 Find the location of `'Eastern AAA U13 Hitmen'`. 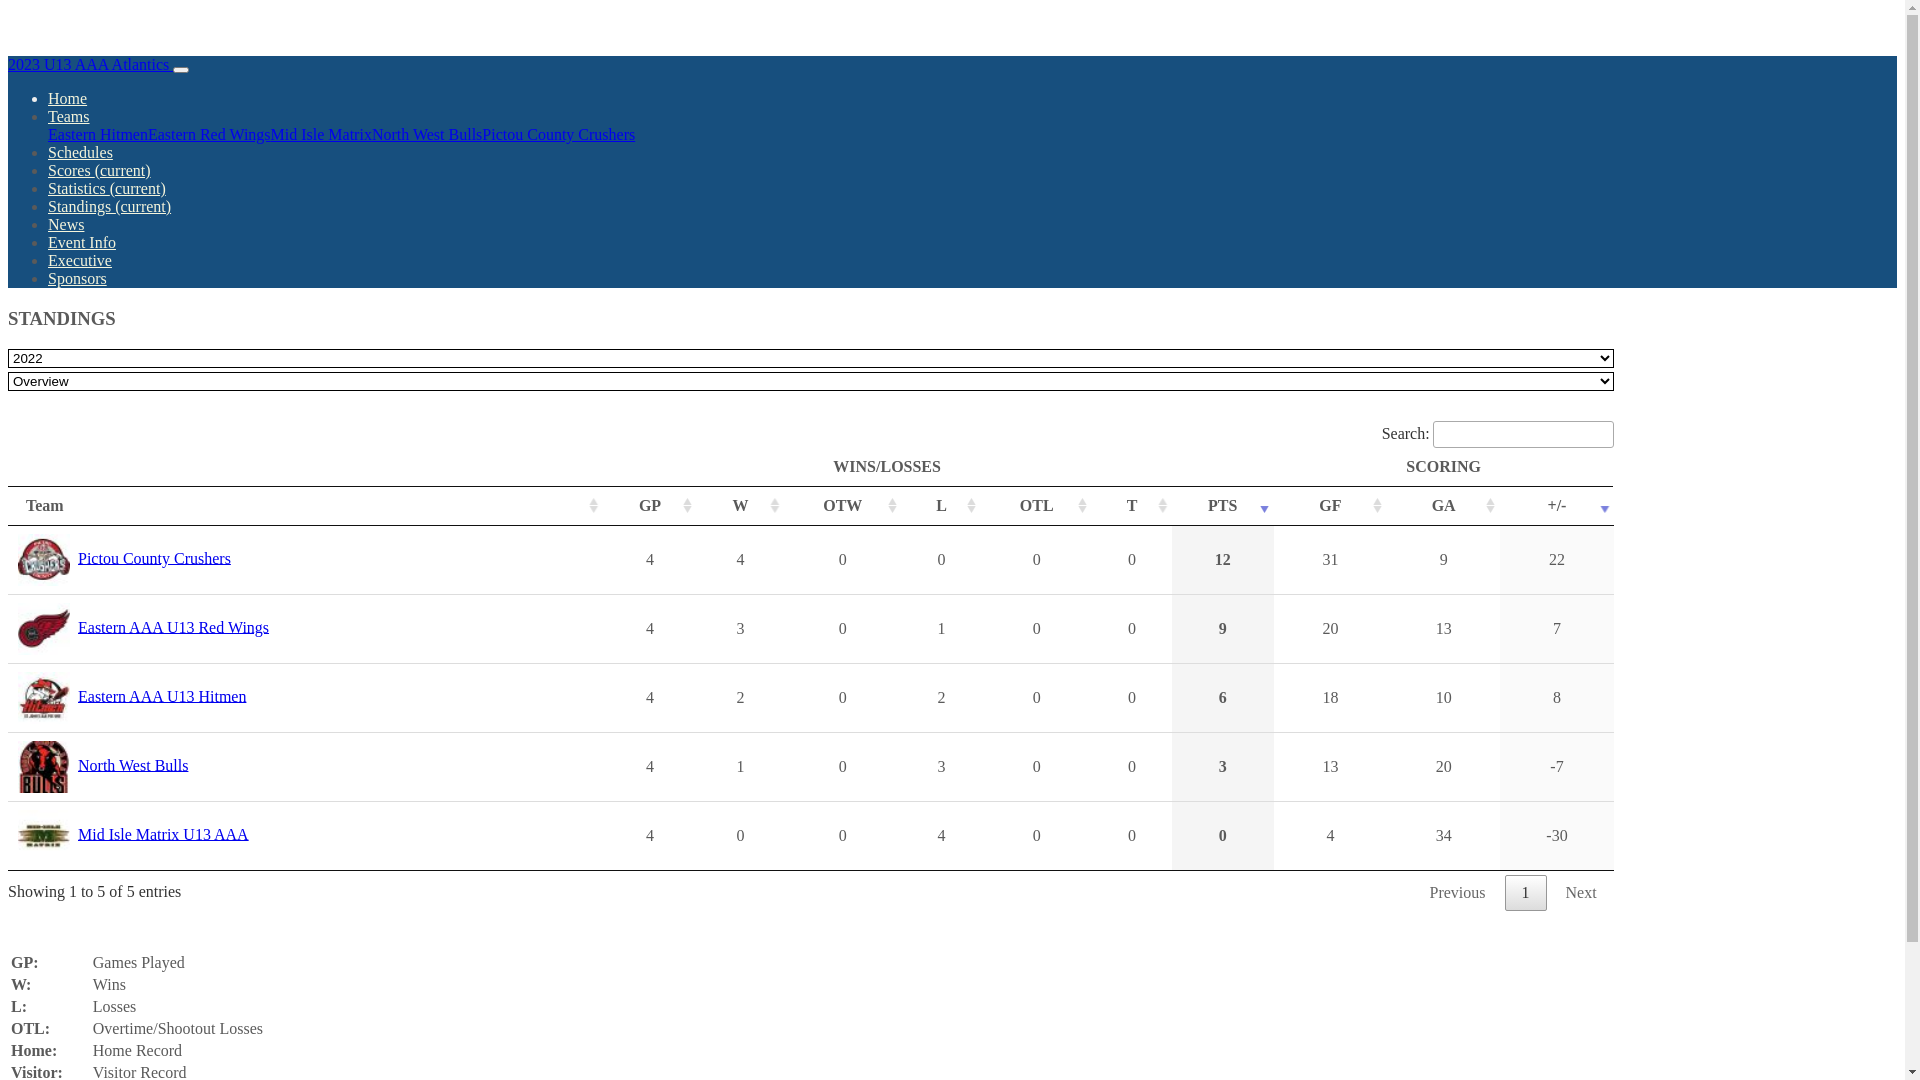

'Eastern AAA U13 Hitmen' is located at coordinates (162, 694).